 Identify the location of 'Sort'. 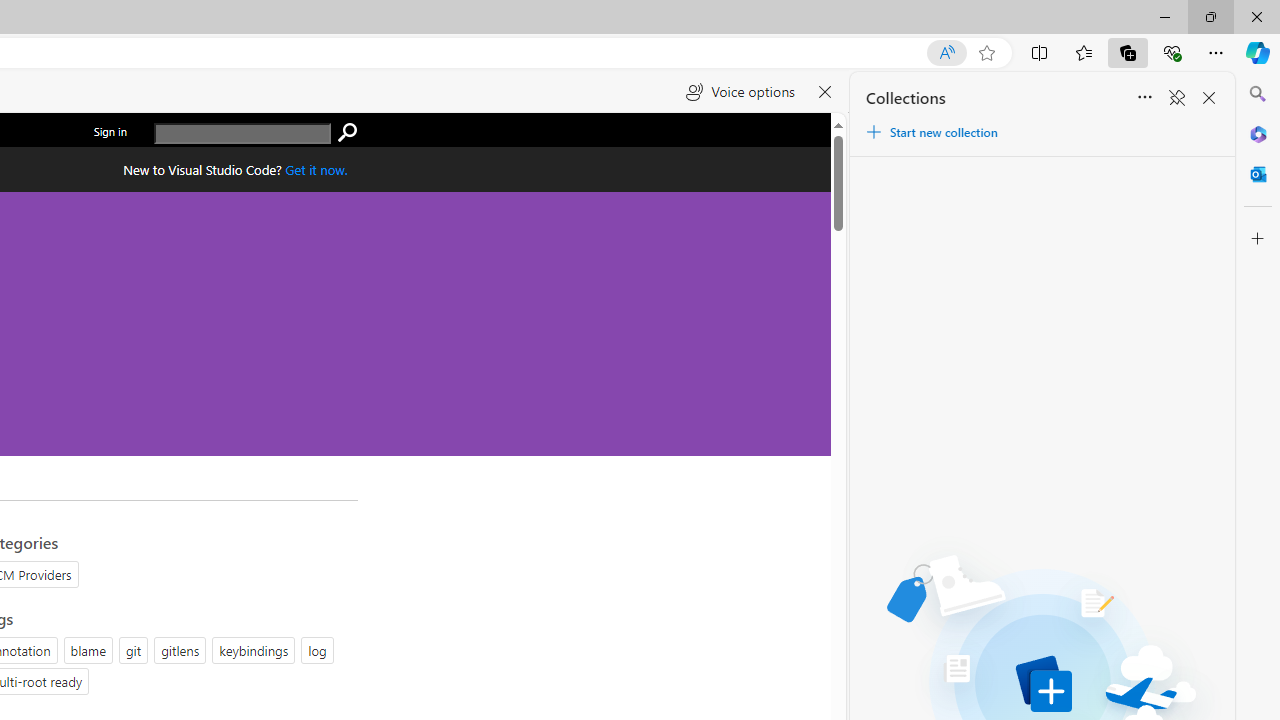
(1144, 98).